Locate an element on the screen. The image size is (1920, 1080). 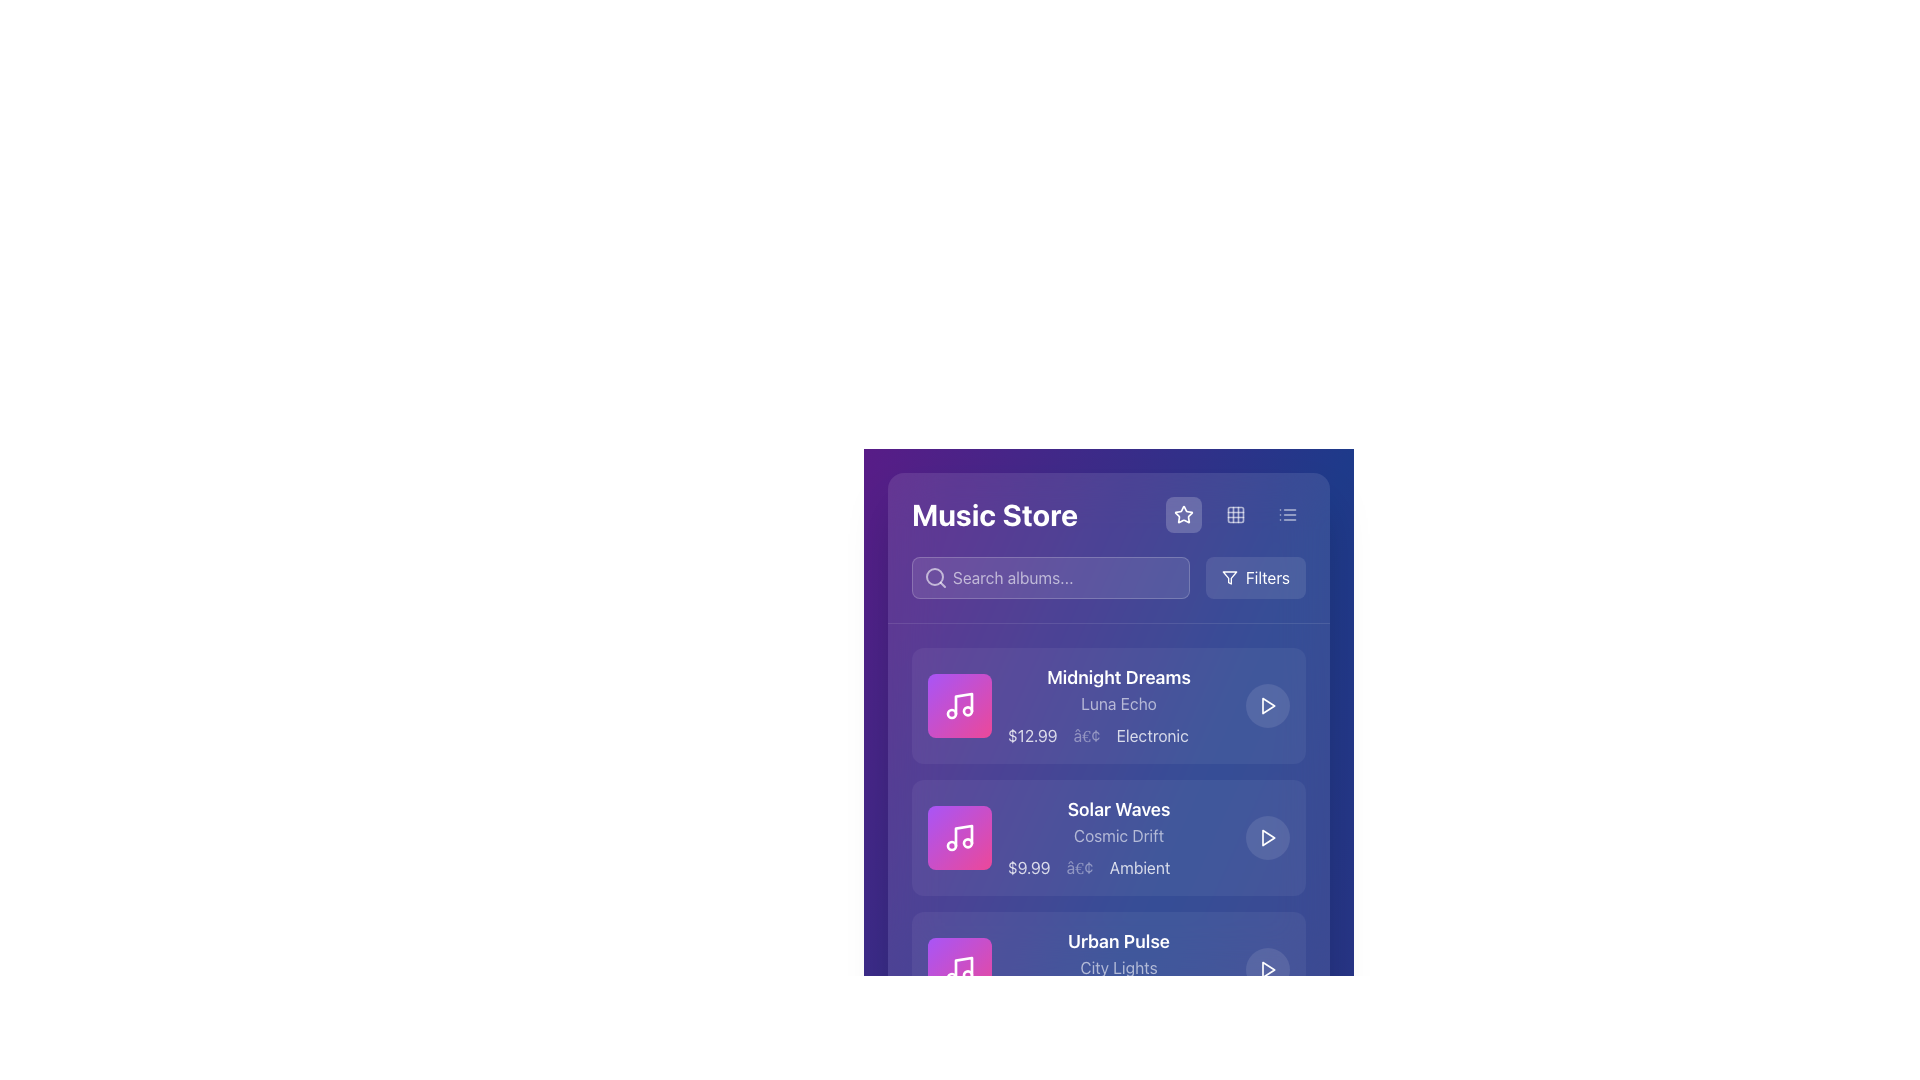
the media details displayed in the textual content block of the first media item in the Music Store interface, located under the header and search bar is located at coordinates (1117, 704).